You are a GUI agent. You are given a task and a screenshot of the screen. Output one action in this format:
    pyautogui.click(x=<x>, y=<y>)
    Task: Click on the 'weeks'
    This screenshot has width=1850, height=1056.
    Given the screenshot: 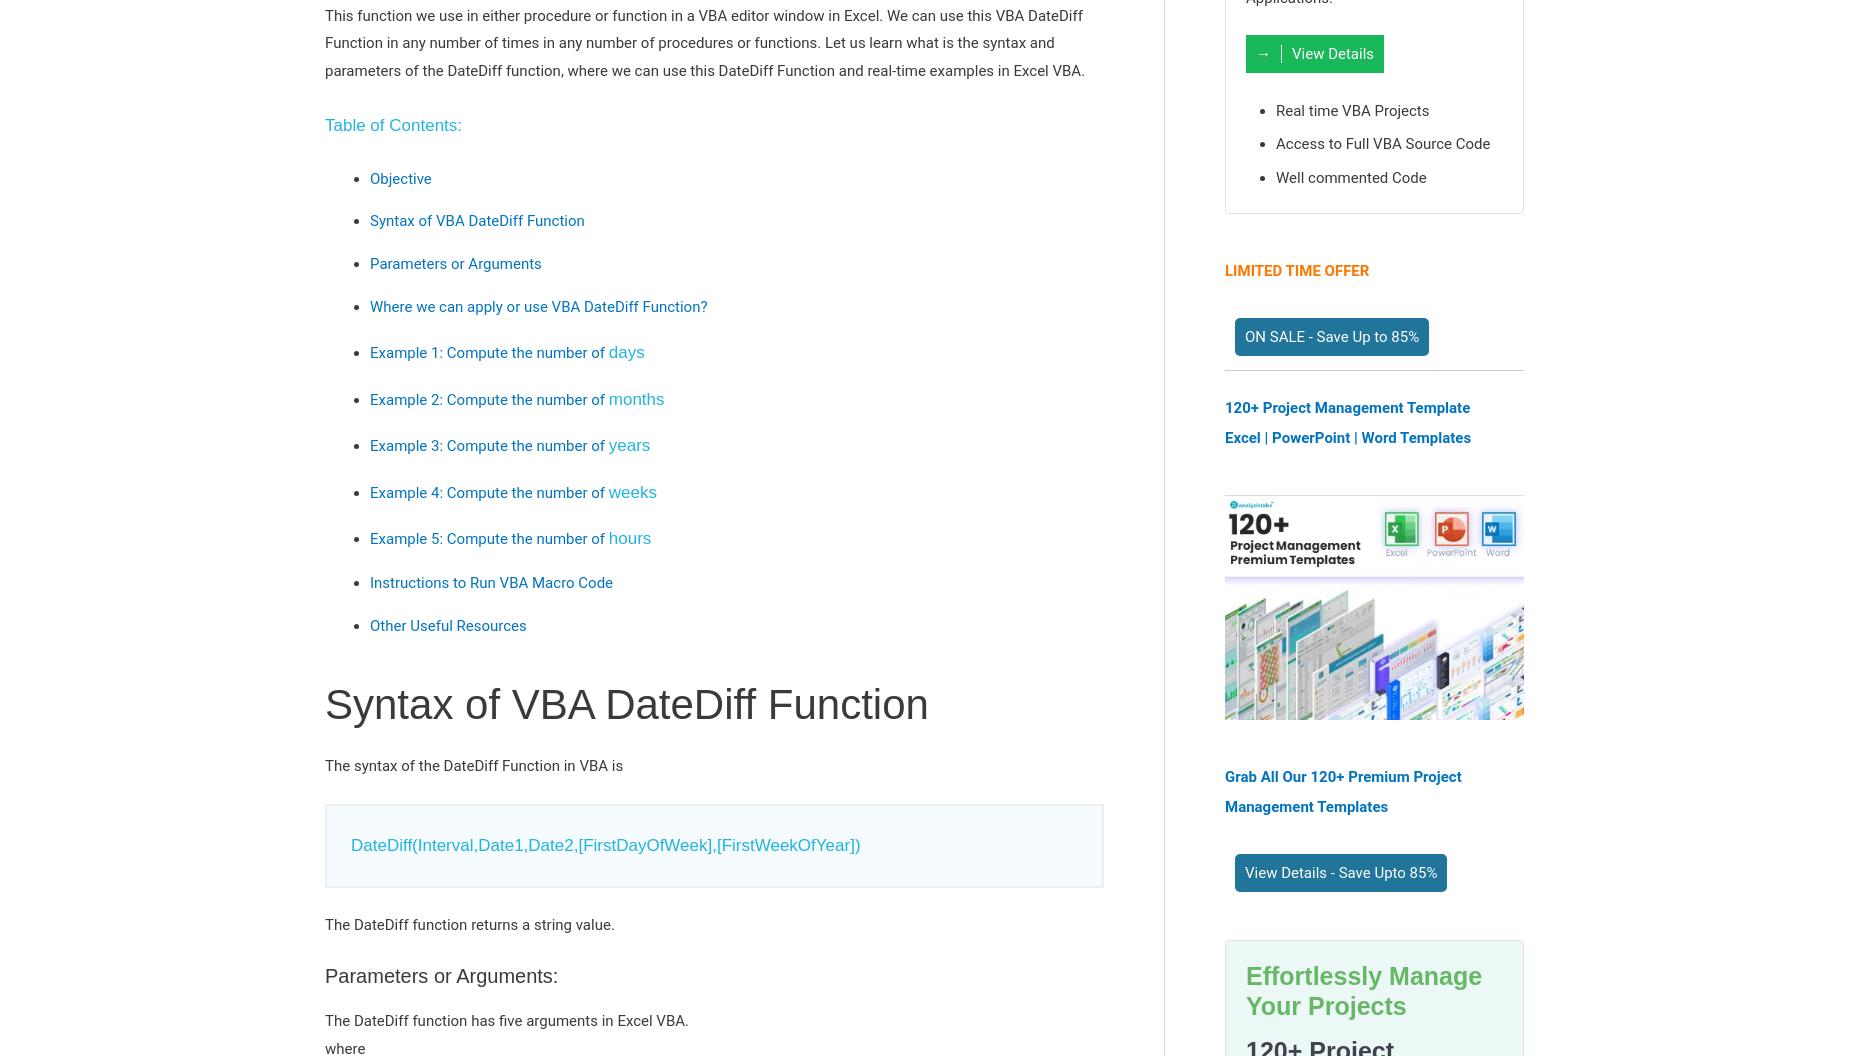 What is the action you would take?
    pyautogui.click(x=631, y=490)
    